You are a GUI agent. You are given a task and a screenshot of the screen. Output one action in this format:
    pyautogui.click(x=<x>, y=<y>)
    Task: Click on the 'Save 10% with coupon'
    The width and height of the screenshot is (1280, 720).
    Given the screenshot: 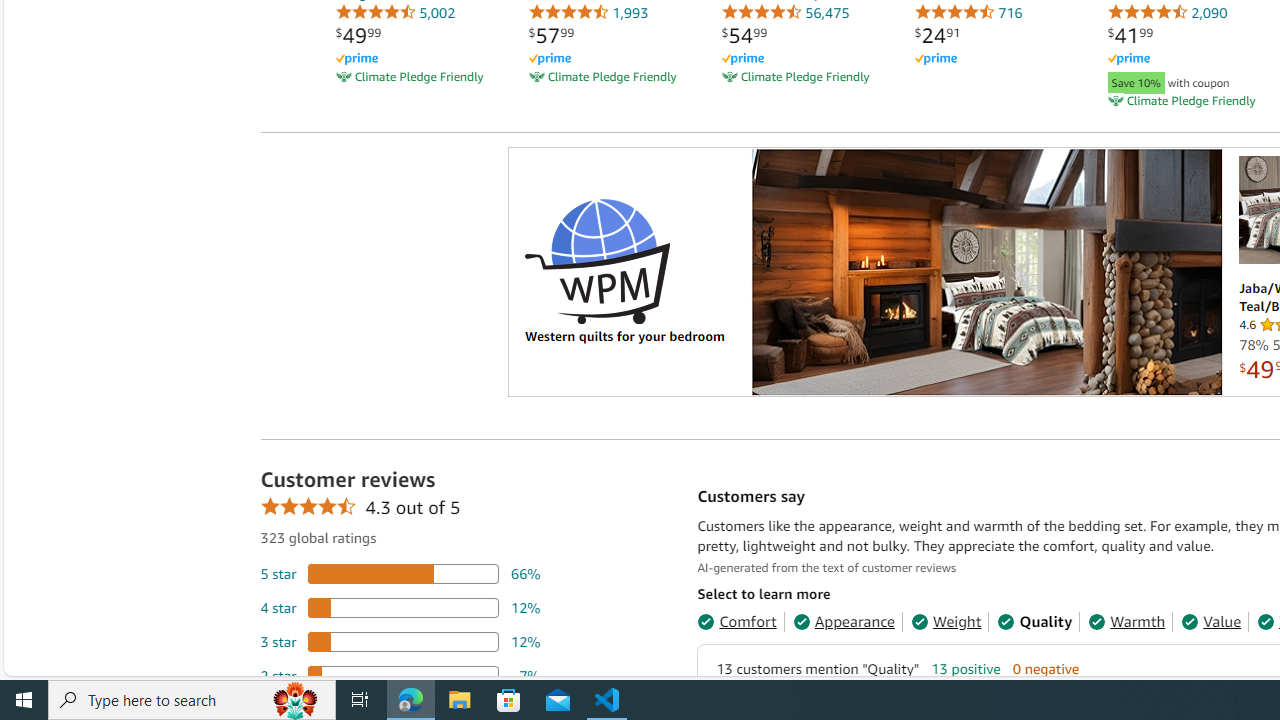 What is the action you would take?
    pyautogui.click(x=1187, y=79)
    